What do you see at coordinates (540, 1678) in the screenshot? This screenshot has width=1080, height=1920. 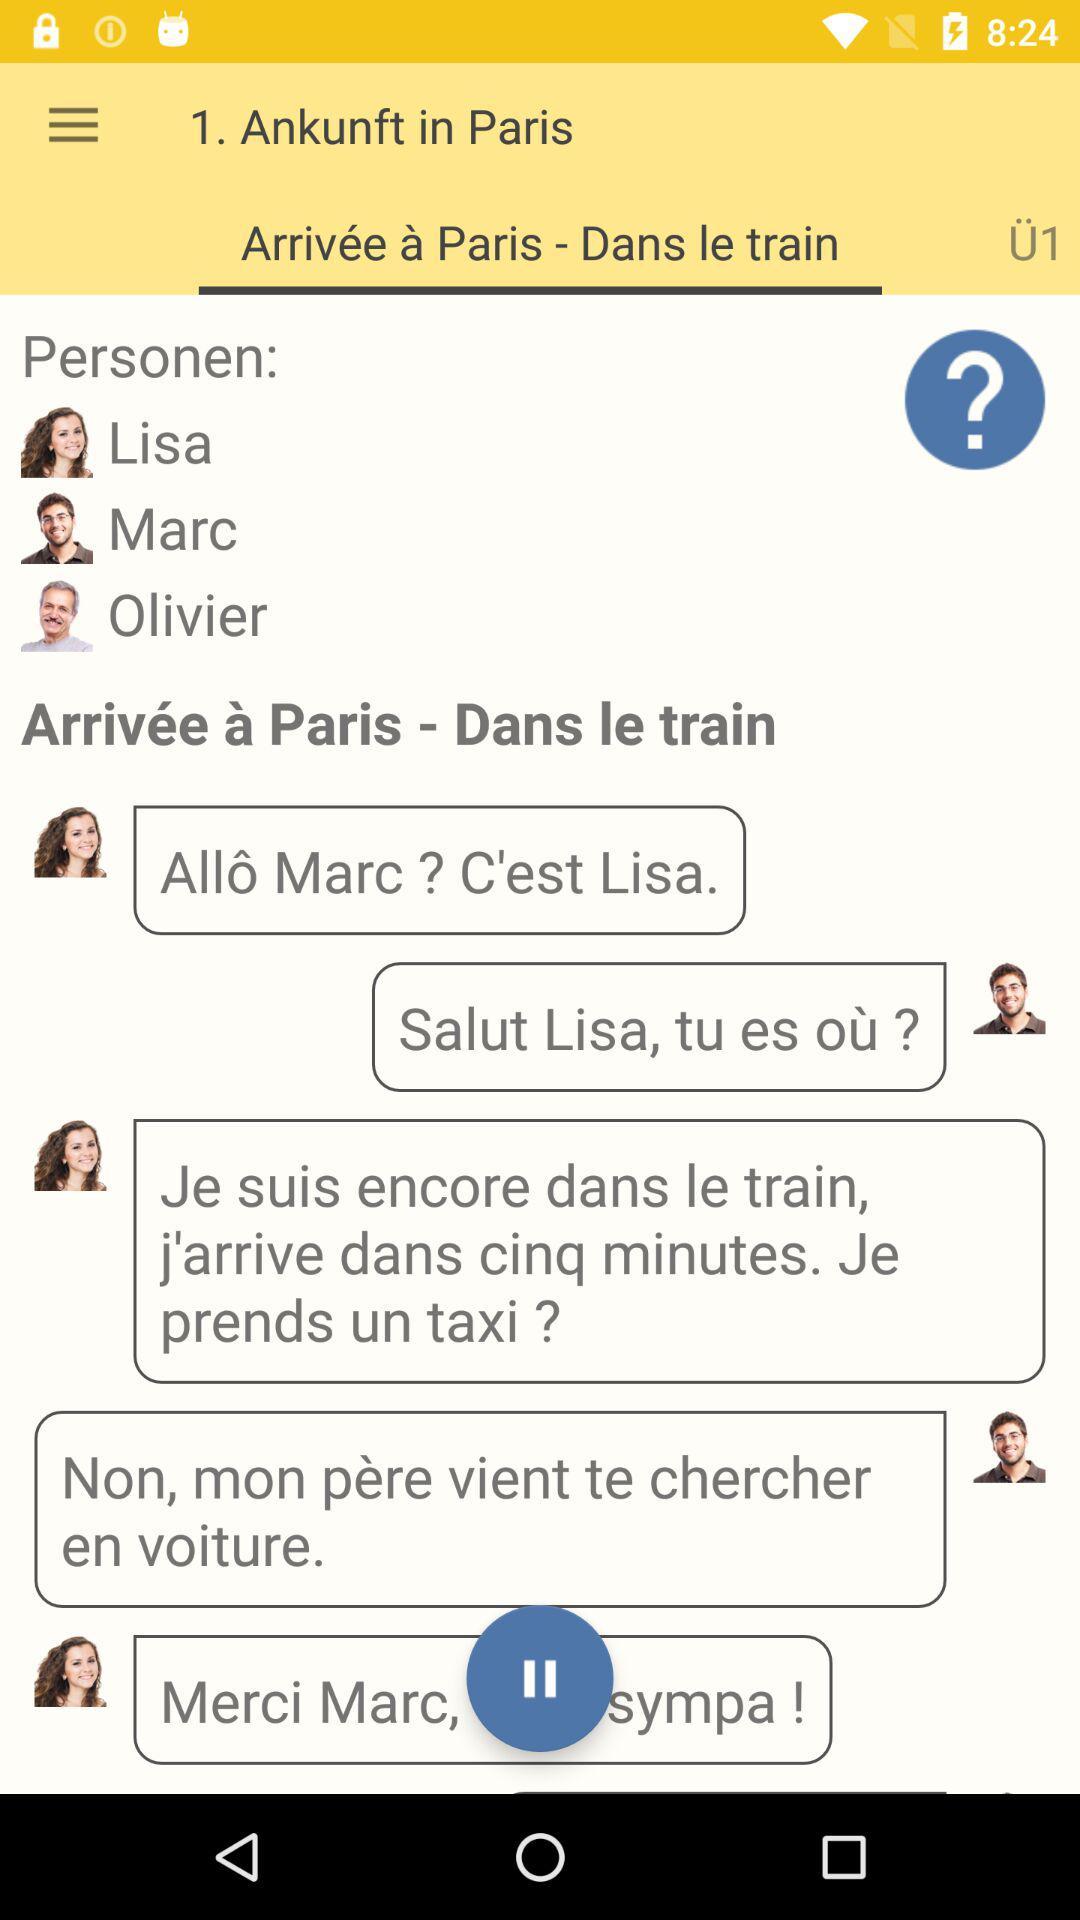 I see `the pause icon` at bounding box center [540, 1678].